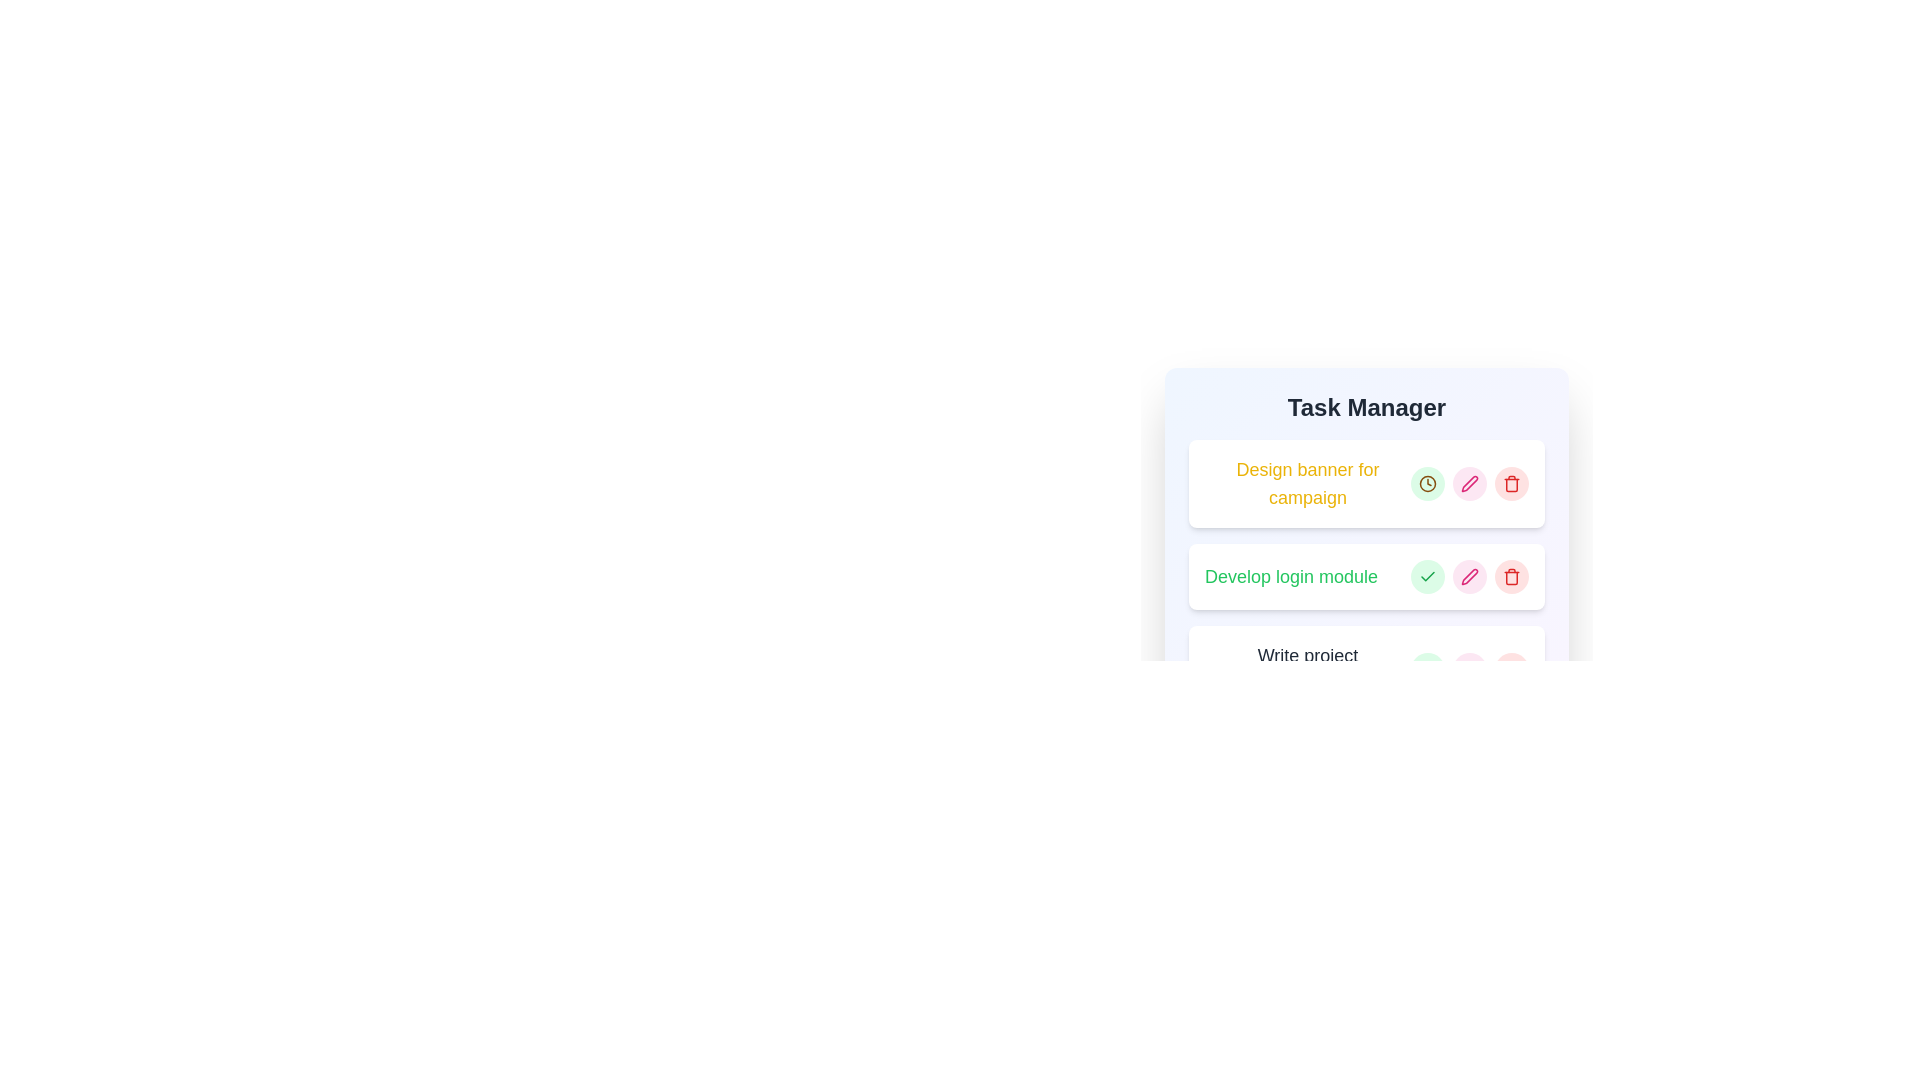 The image size is (1920, 1080). What do you see at coordinates (1366, 577) in the screenshot?
I see `the task entry labeled 'Develop login module' in the task manager` at bounding box center [1366, 577].